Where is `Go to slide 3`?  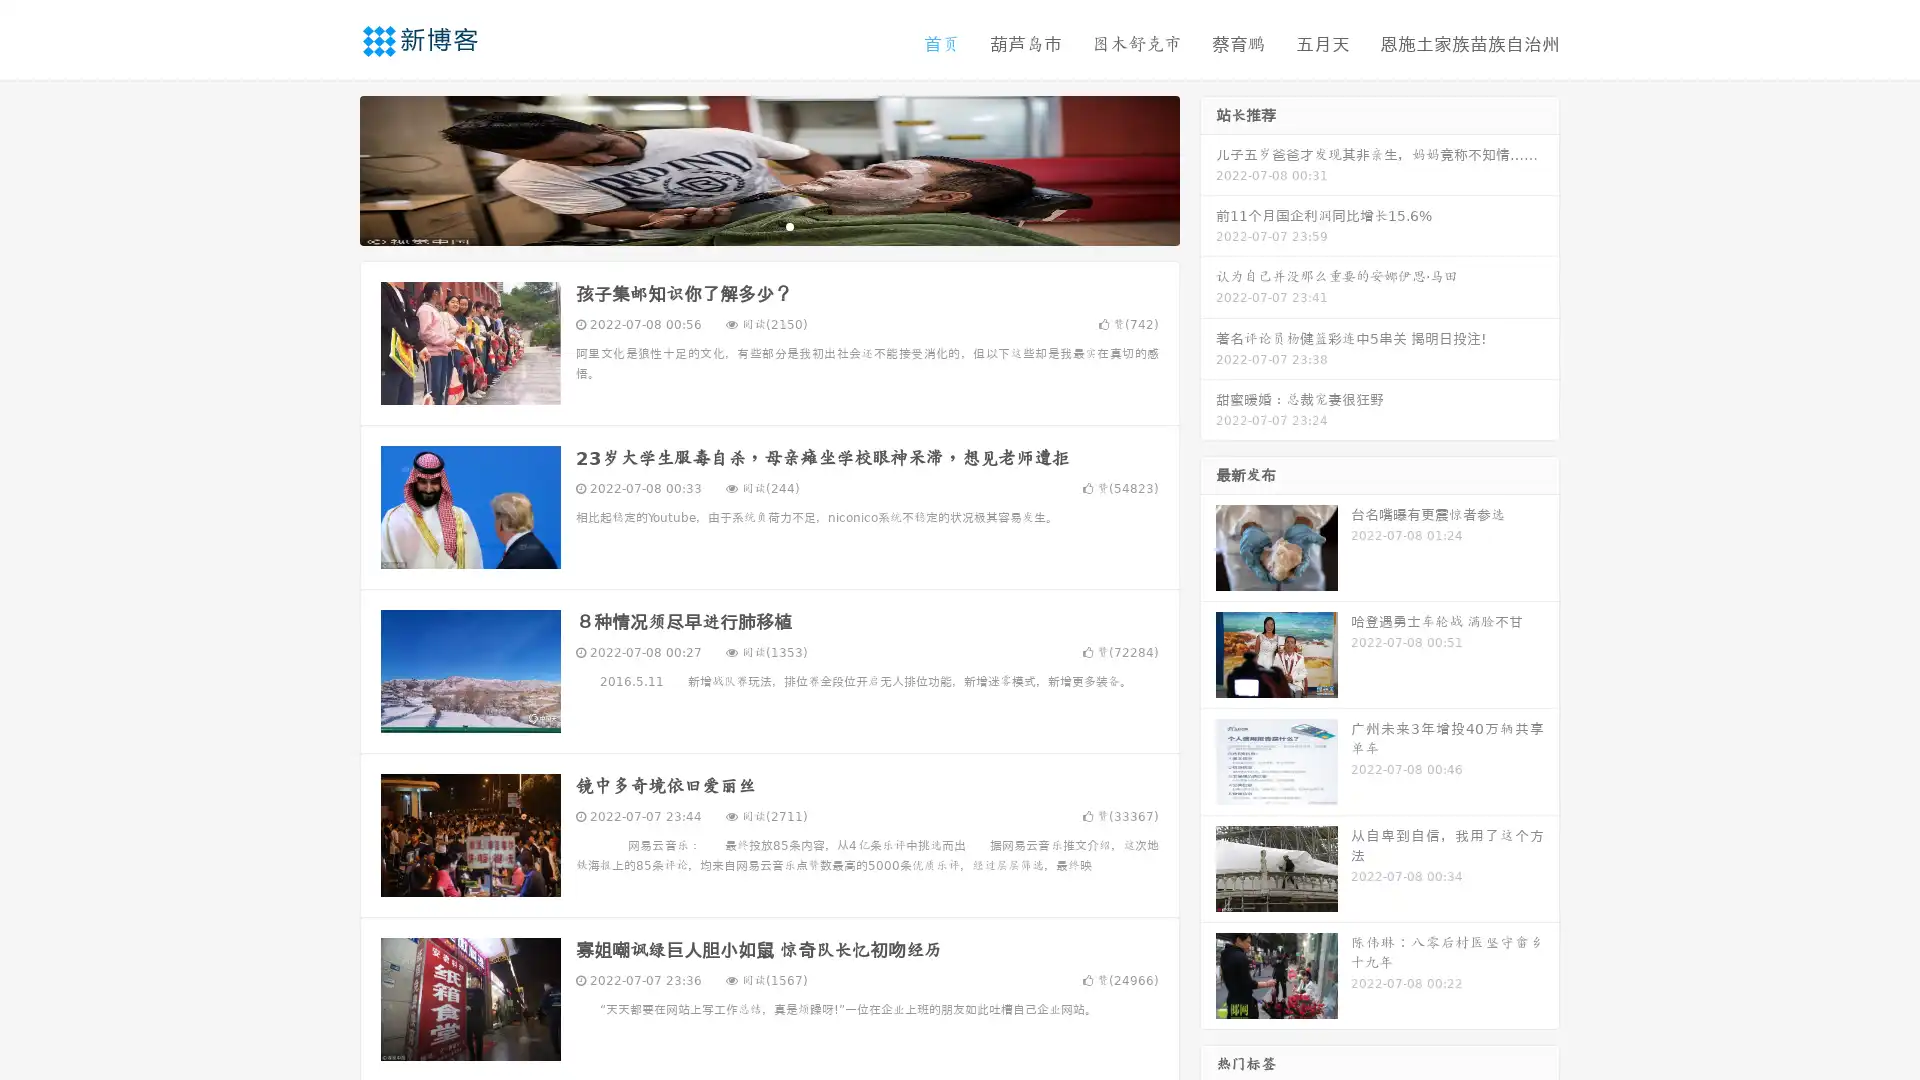
Go to slide 3 is located at coordinates (789, 225).